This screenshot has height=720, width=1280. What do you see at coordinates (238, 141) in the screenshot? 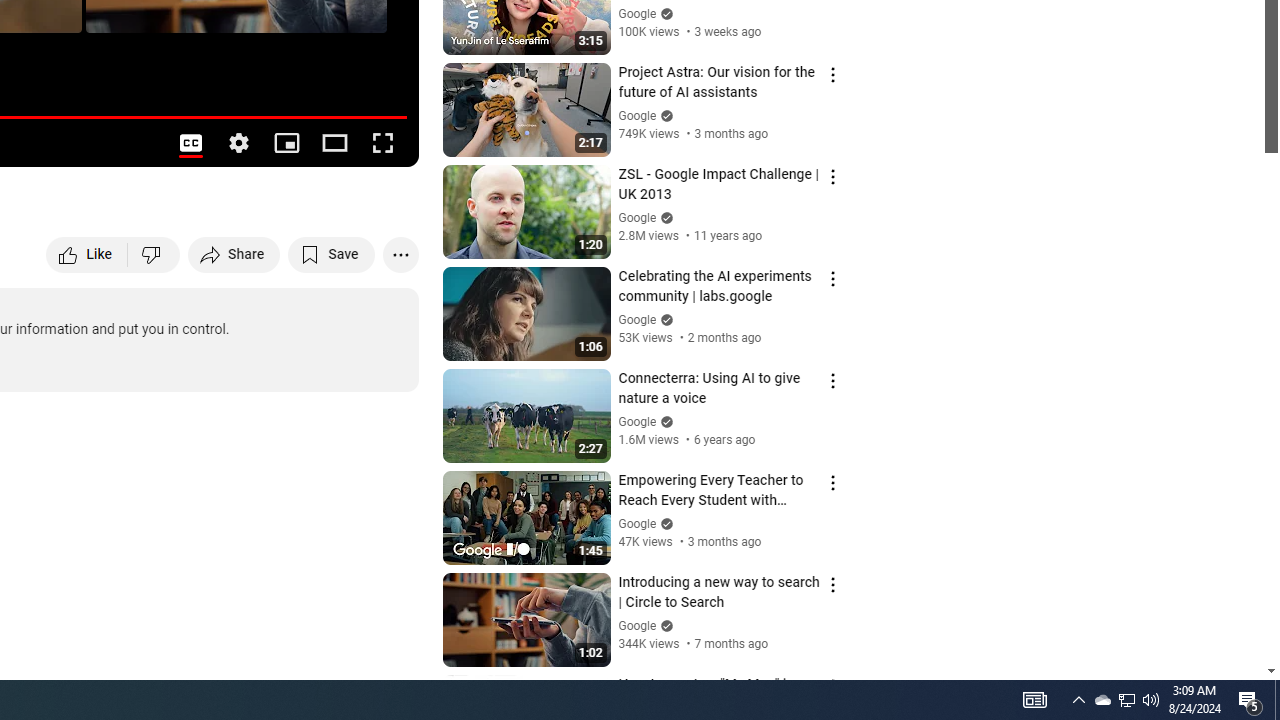
I see `'Settings'` at bounding box center [238, 141].